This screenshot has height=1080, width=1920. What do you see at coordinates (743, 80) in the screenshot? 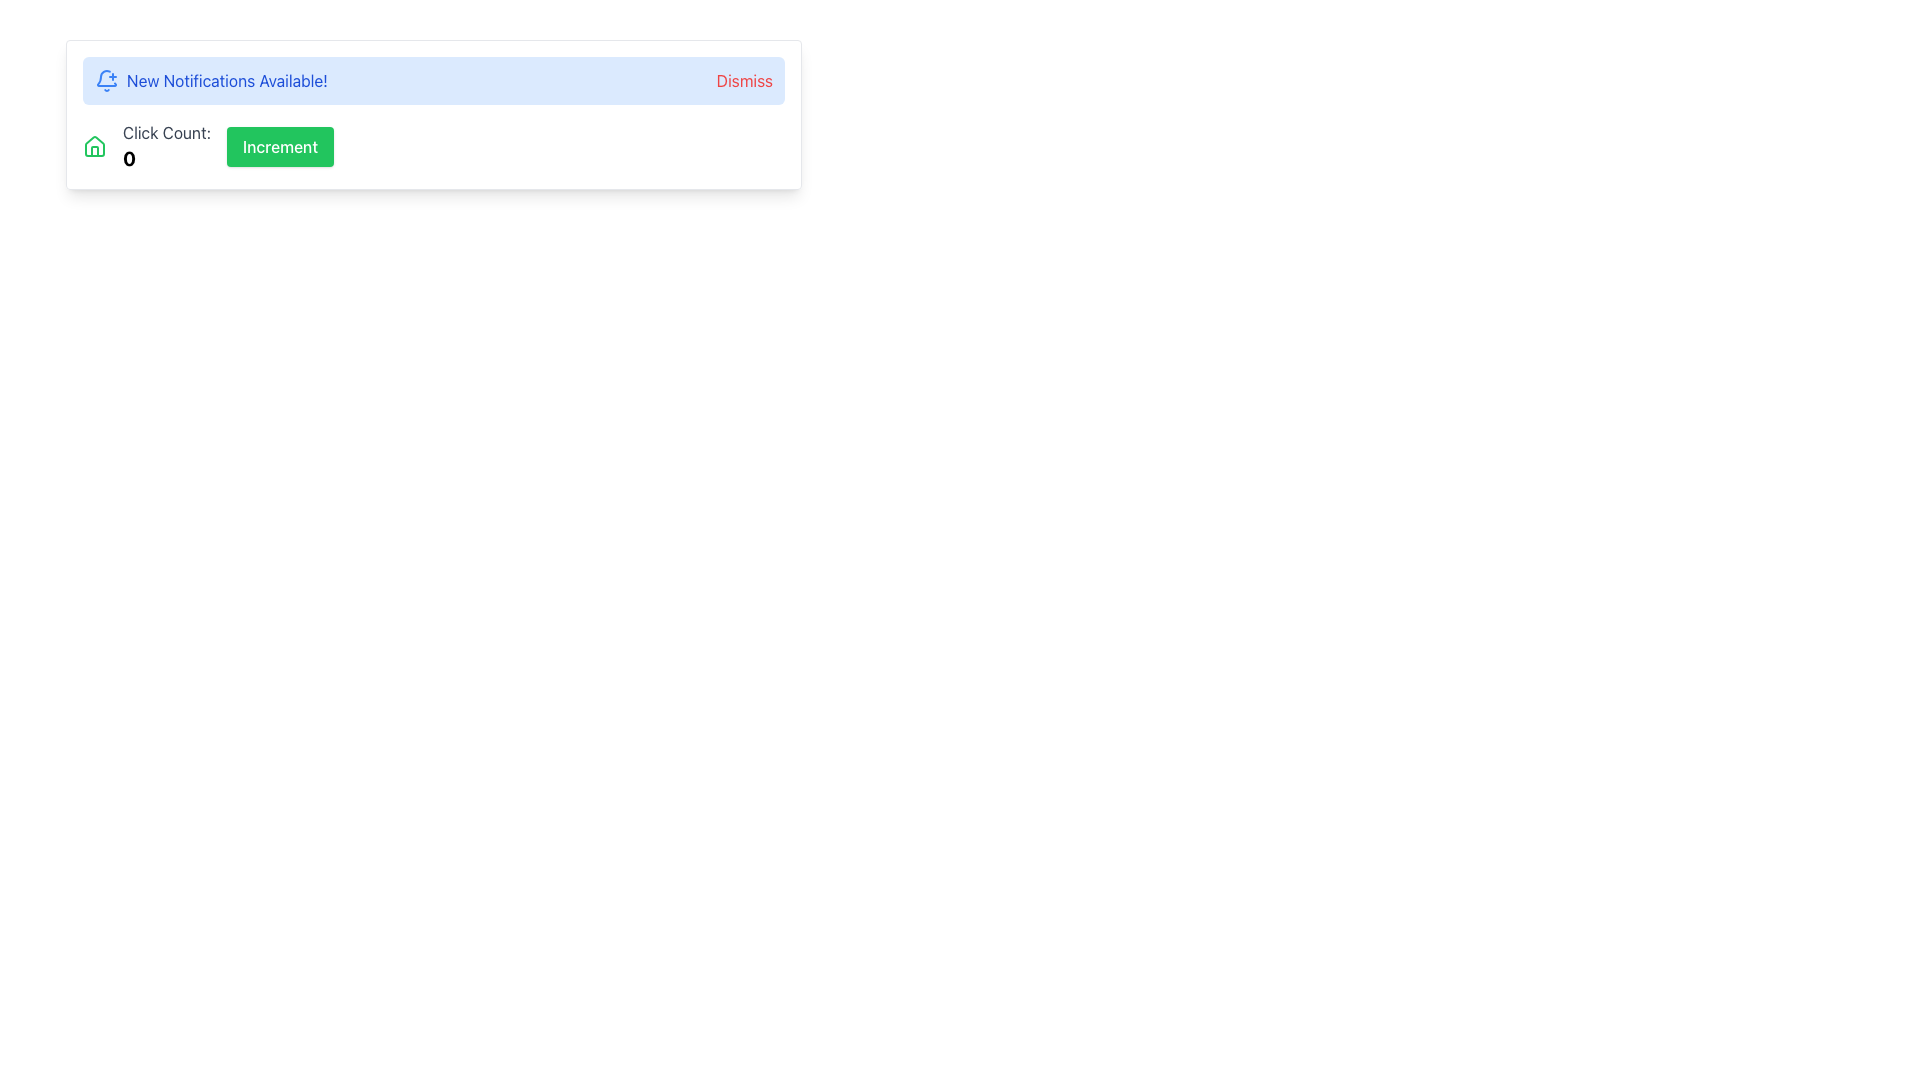
I see `the 'Dismiss' button, which is a red text label styled in bold and aligned to the right, to trigger a style change` at bounding box center [743, 80].